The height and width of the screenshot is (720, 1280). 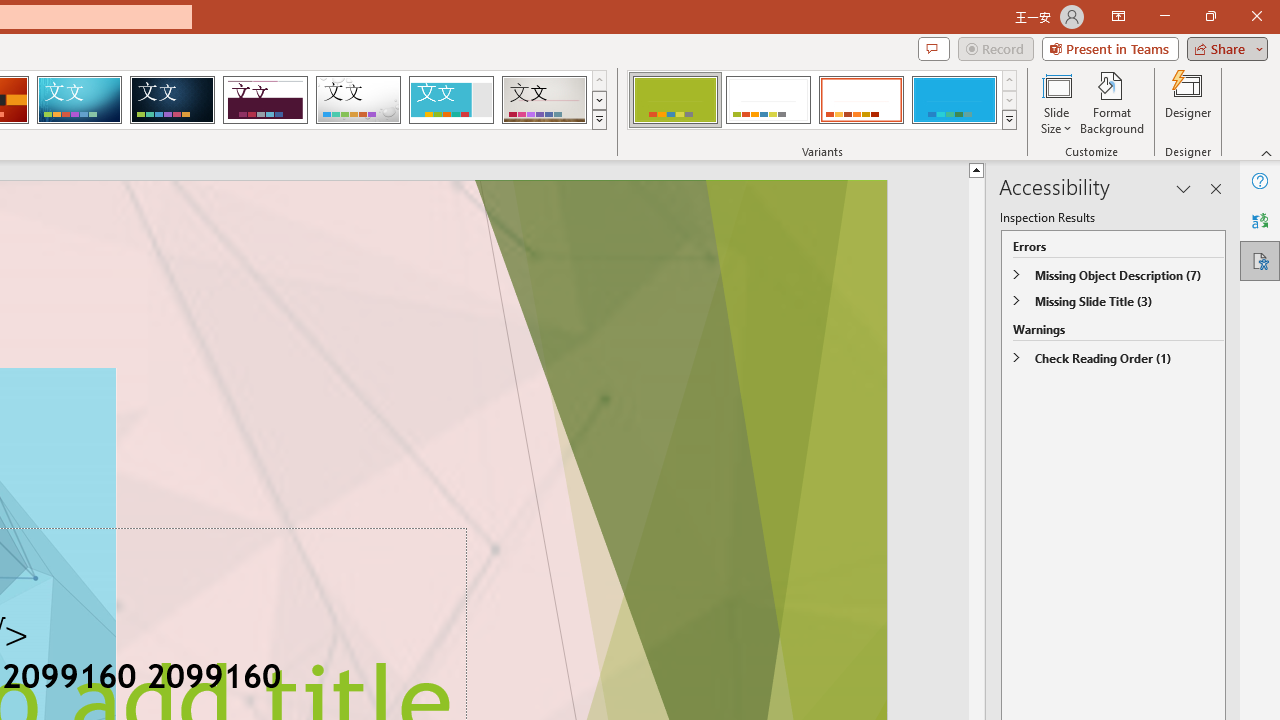 I want to click on 'Themes', so click(x=598, y=120).